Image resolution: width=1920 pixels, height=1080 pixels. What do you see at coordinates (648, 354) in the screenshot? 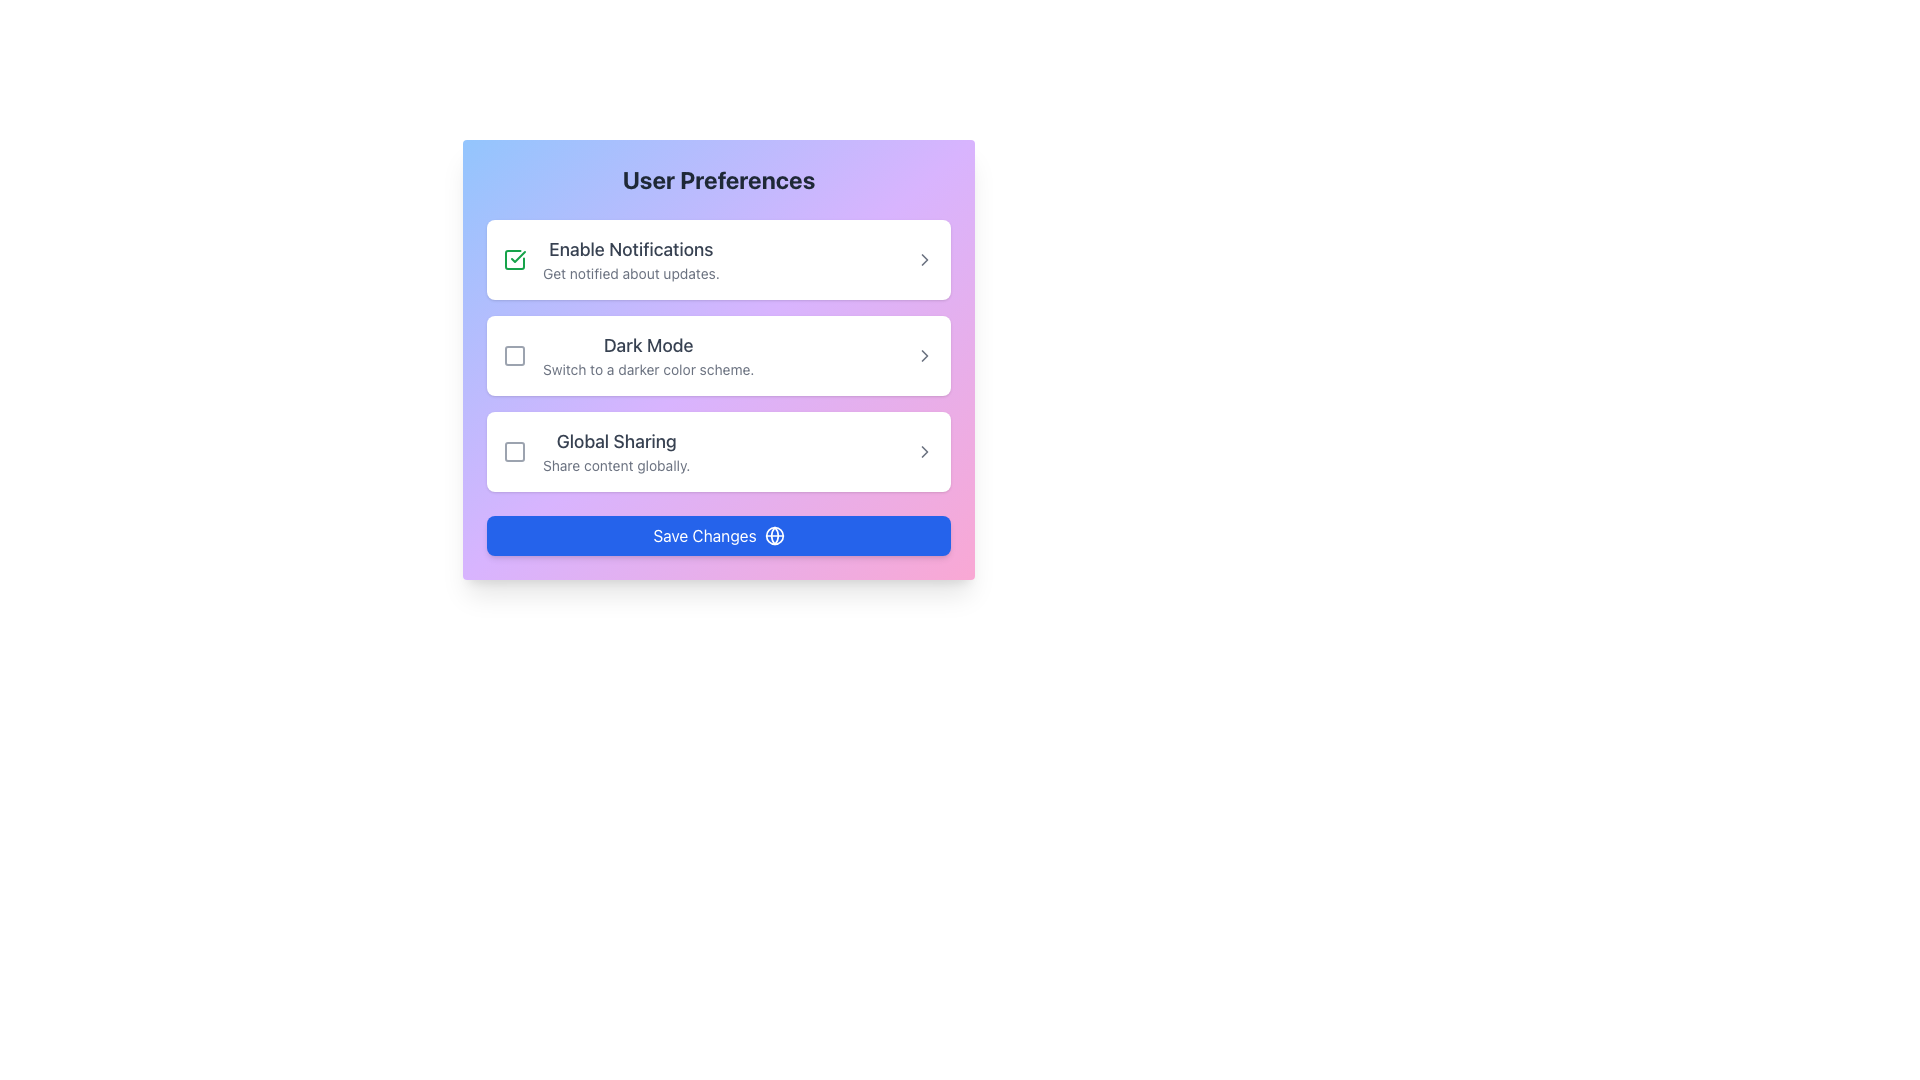
I see `text description about the Dark Mode option, which is located in the 'User Preferences' section, directly below 'Enable Notifications' and above 'Global Sharing'` at bounding box center [648, 354].